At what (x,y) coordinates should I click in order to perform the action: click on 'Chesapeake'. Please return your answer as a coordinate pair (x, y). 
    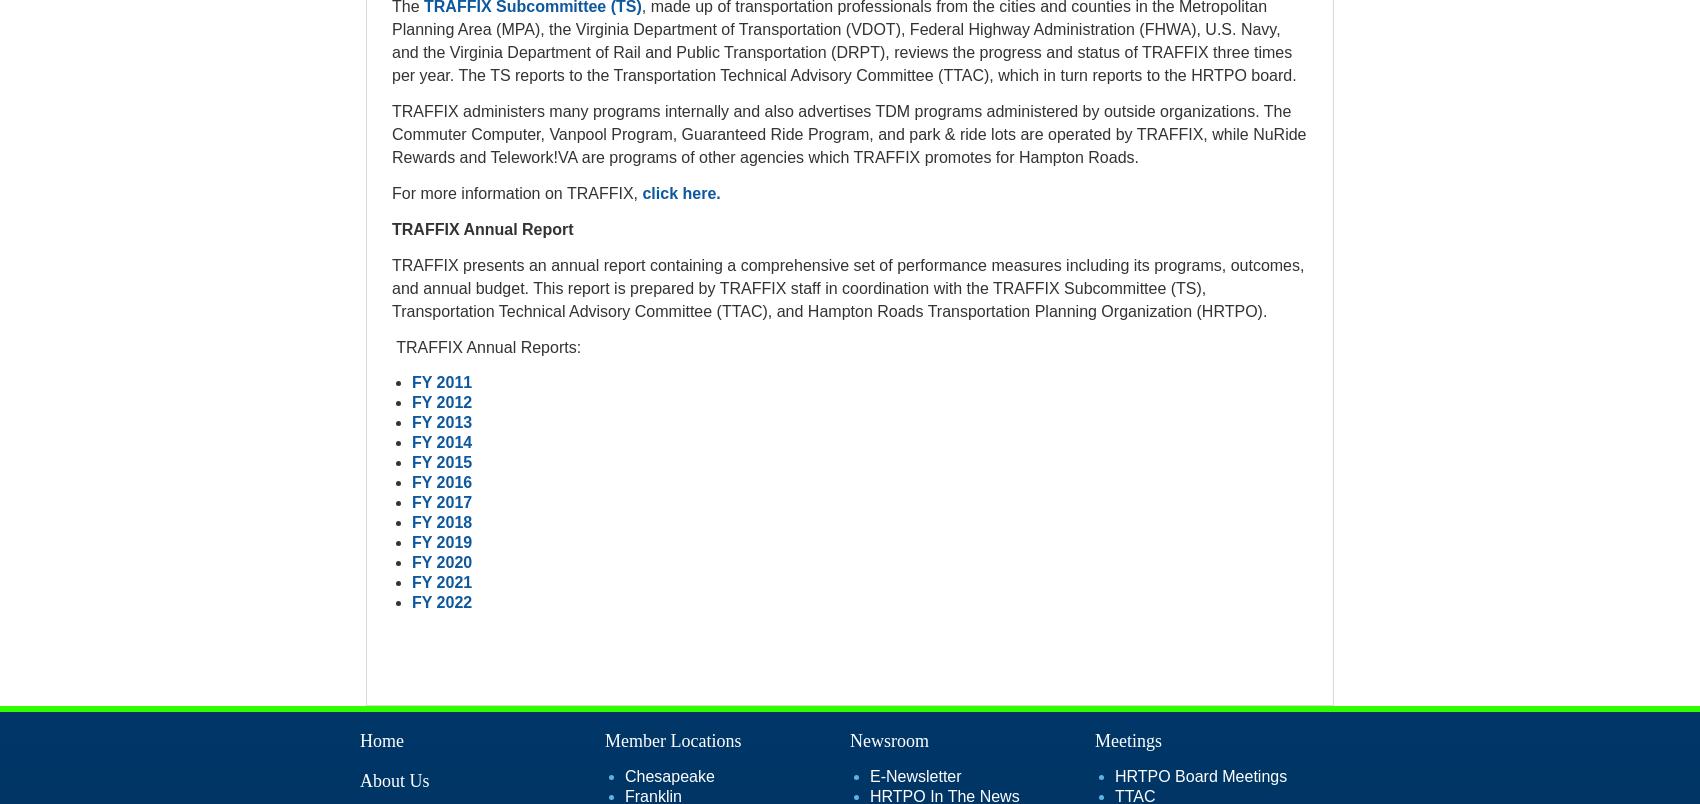
    Looking at the image, I should click on (668, 775).